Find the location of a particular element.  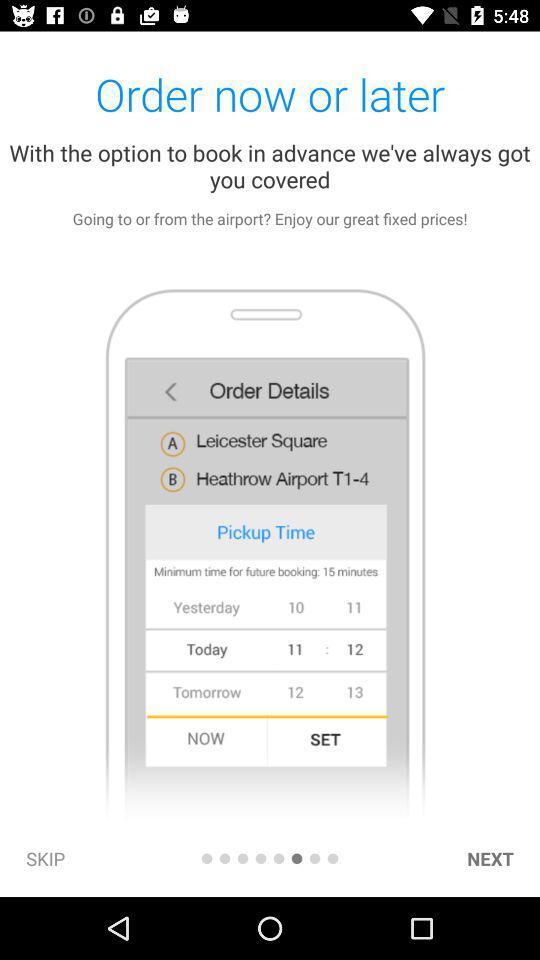

item at the bottom left corner is located at coordinates (45, 857).